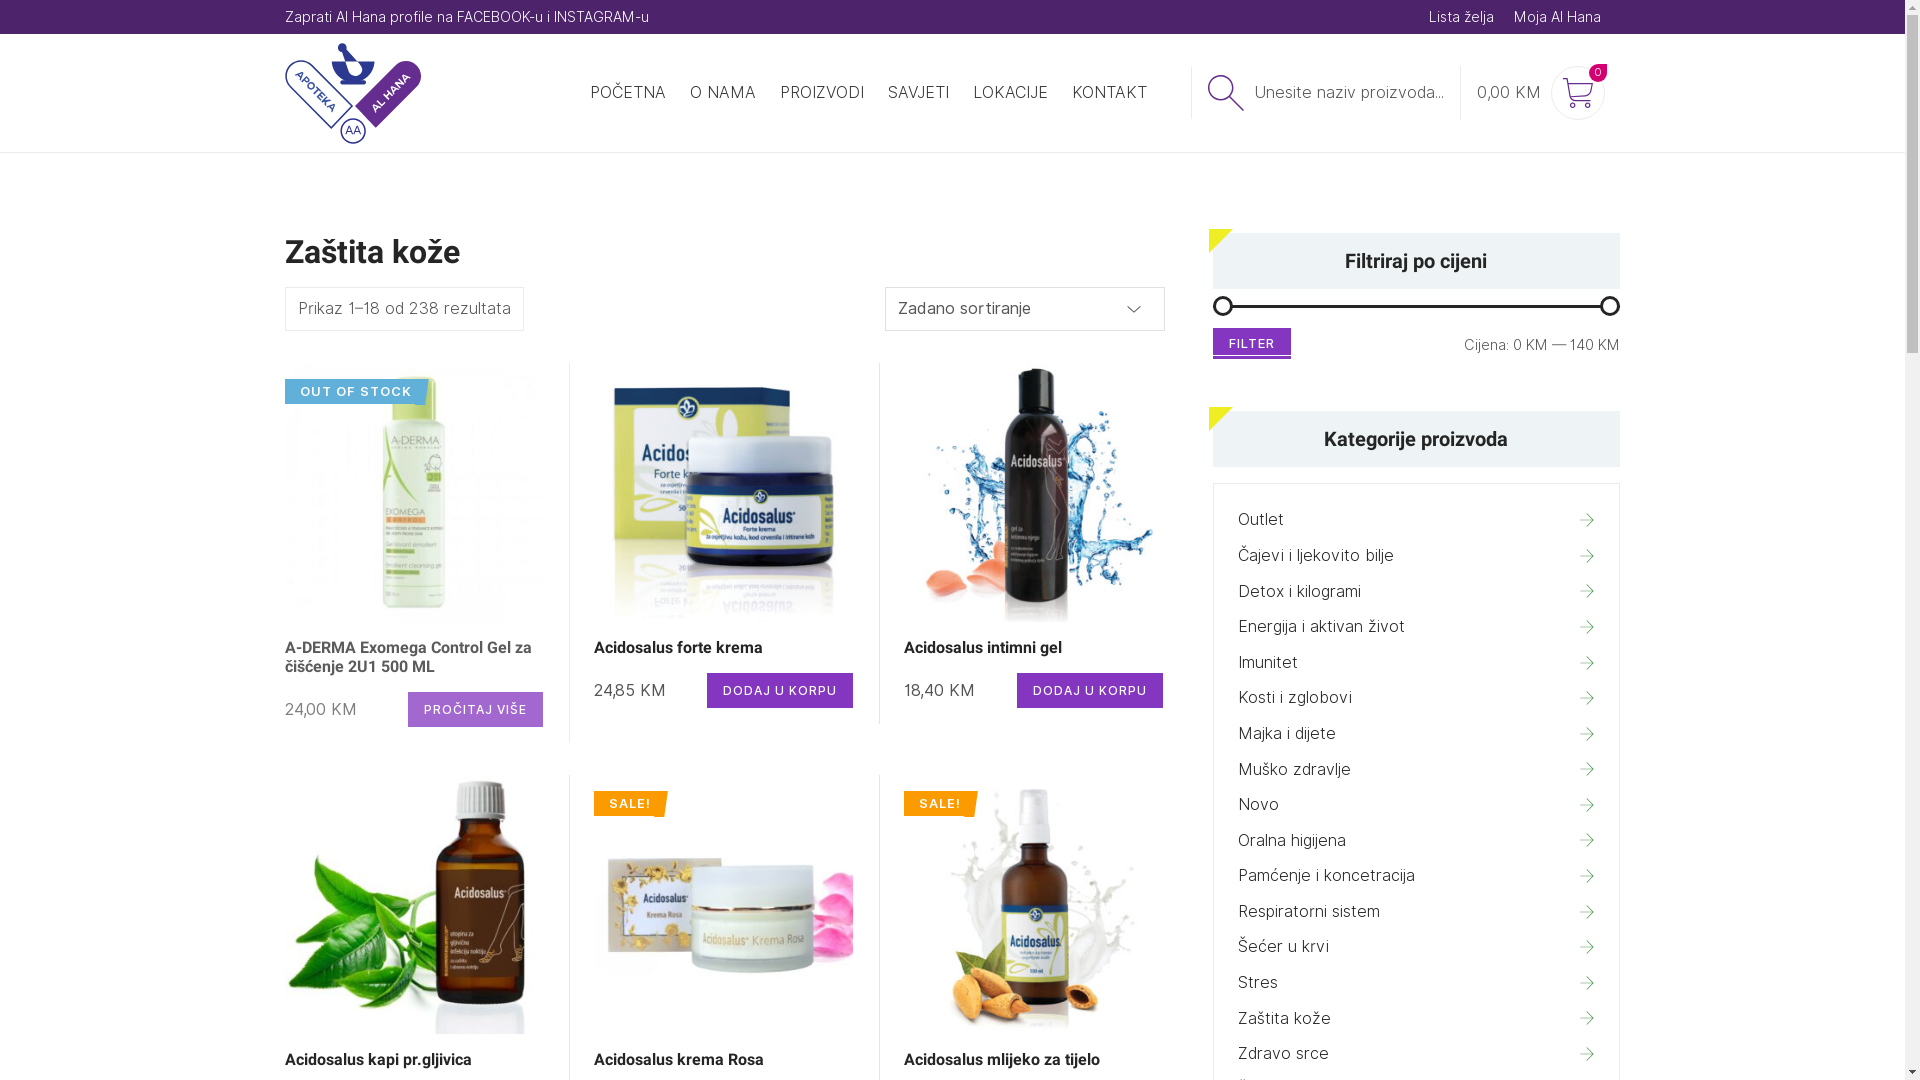  I want to click on 'INSTAGRAM-u', so click(553, 16).